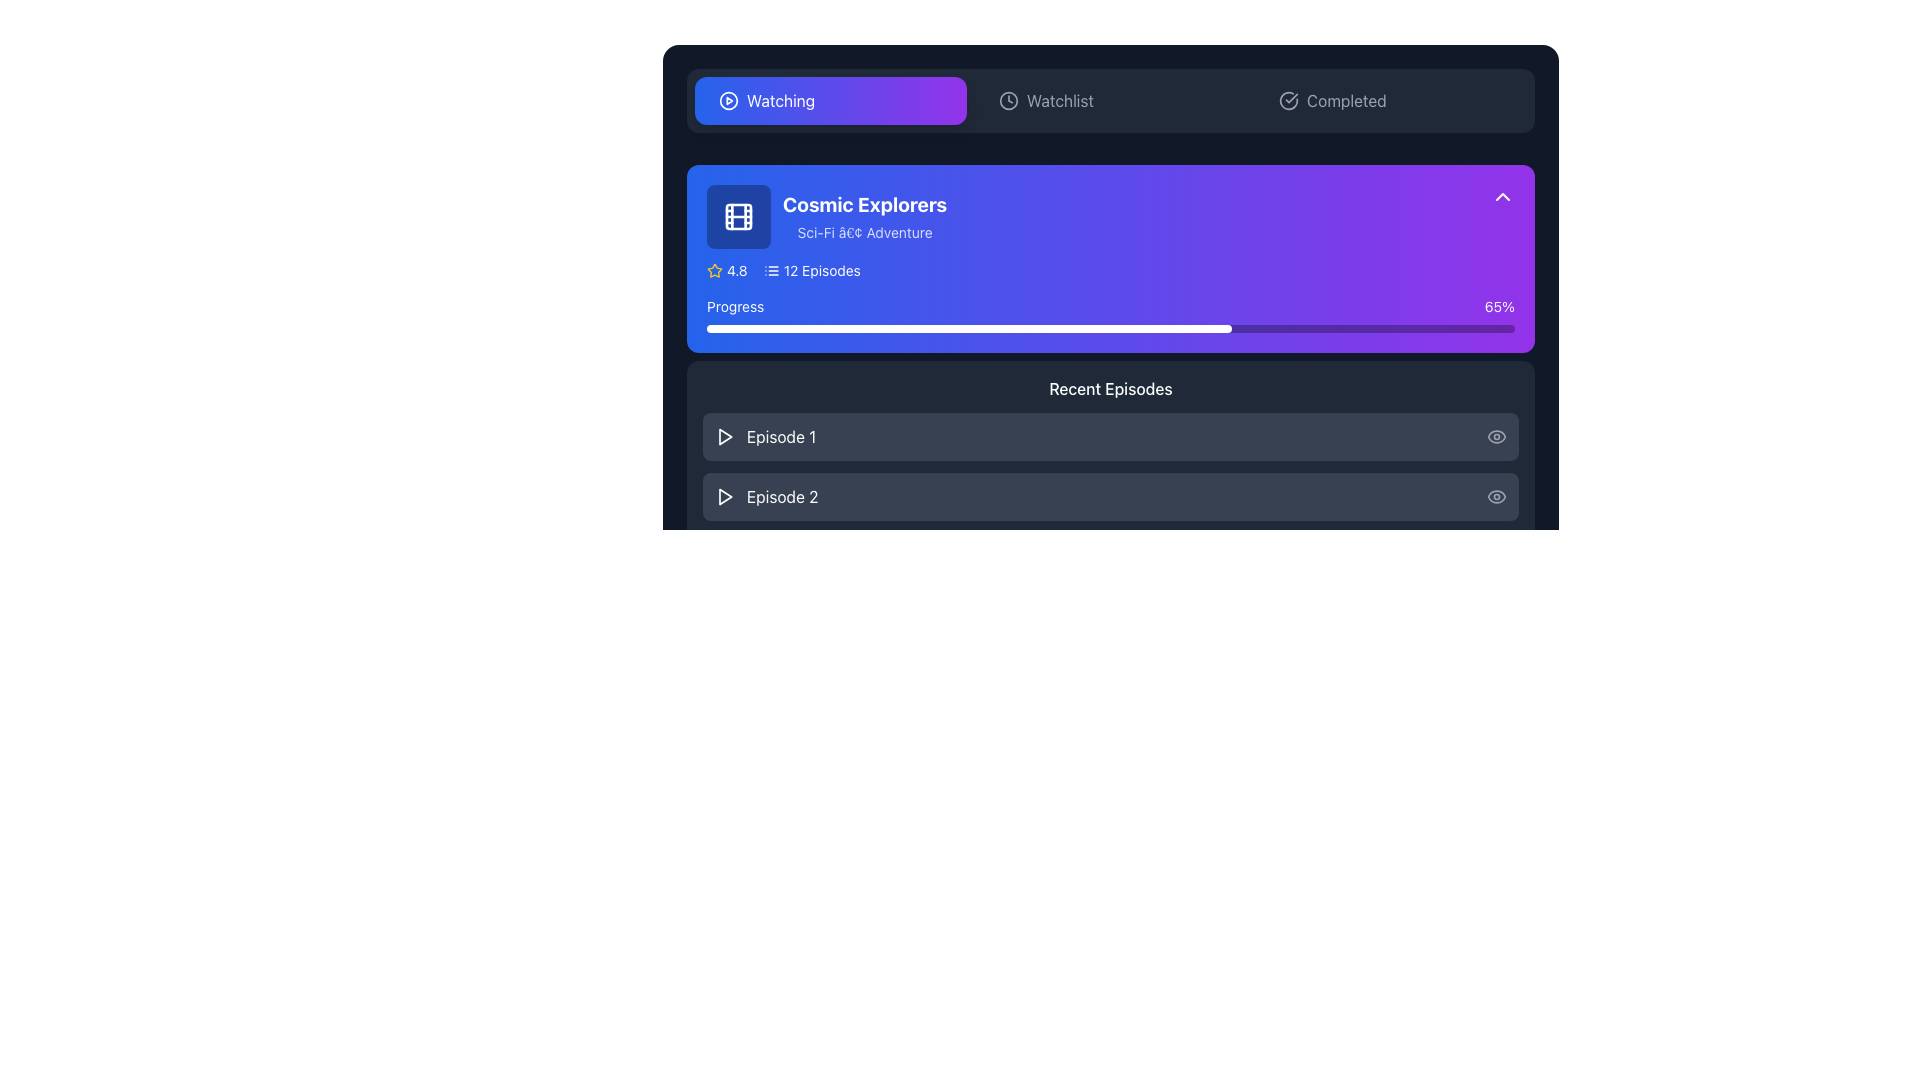  What do you see at coordinates (724, 496) in the screenshot?
I see `the Play icon (SVG graphic) located in the second row of the list labeled 'Episode 2'` at bounding box center [724, 496].